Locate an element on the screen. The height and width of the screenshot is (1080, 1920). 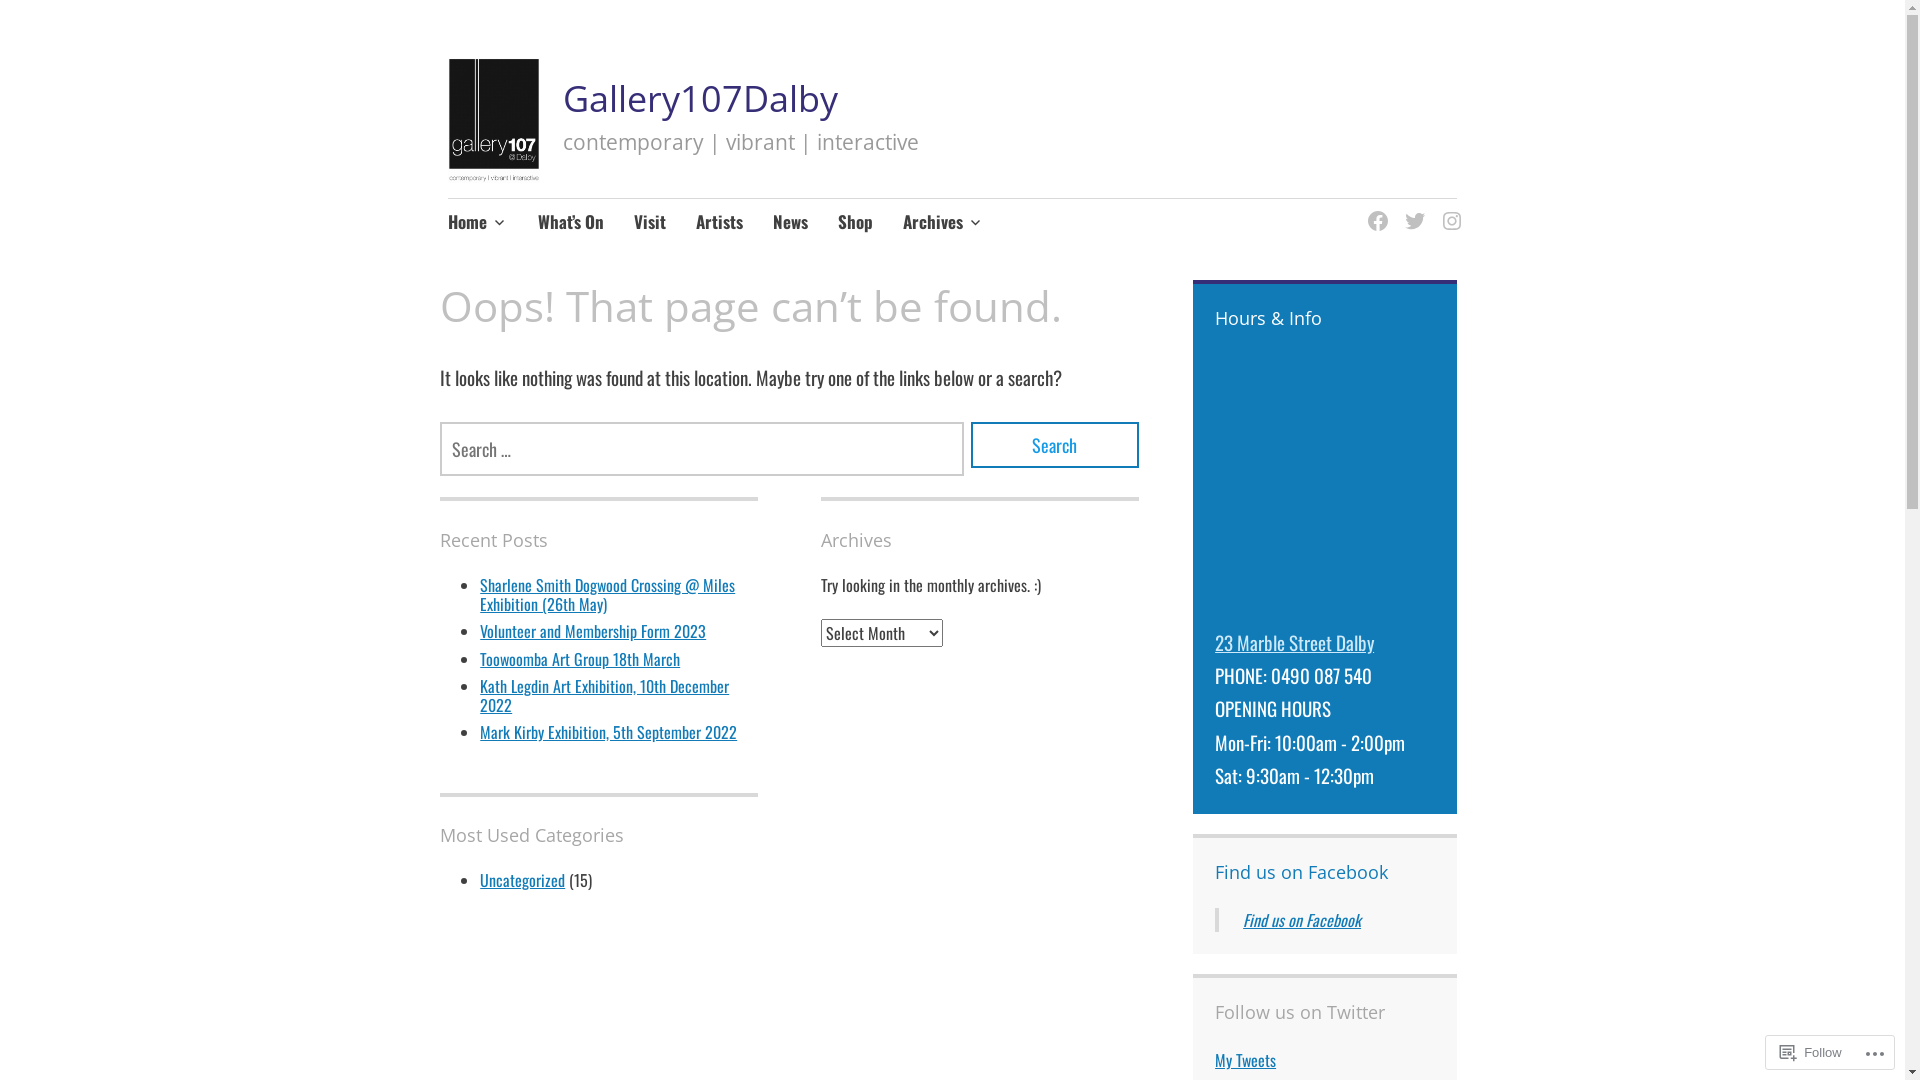
'23 Marble Street Dalby' is located at coordinates (1213, 641).